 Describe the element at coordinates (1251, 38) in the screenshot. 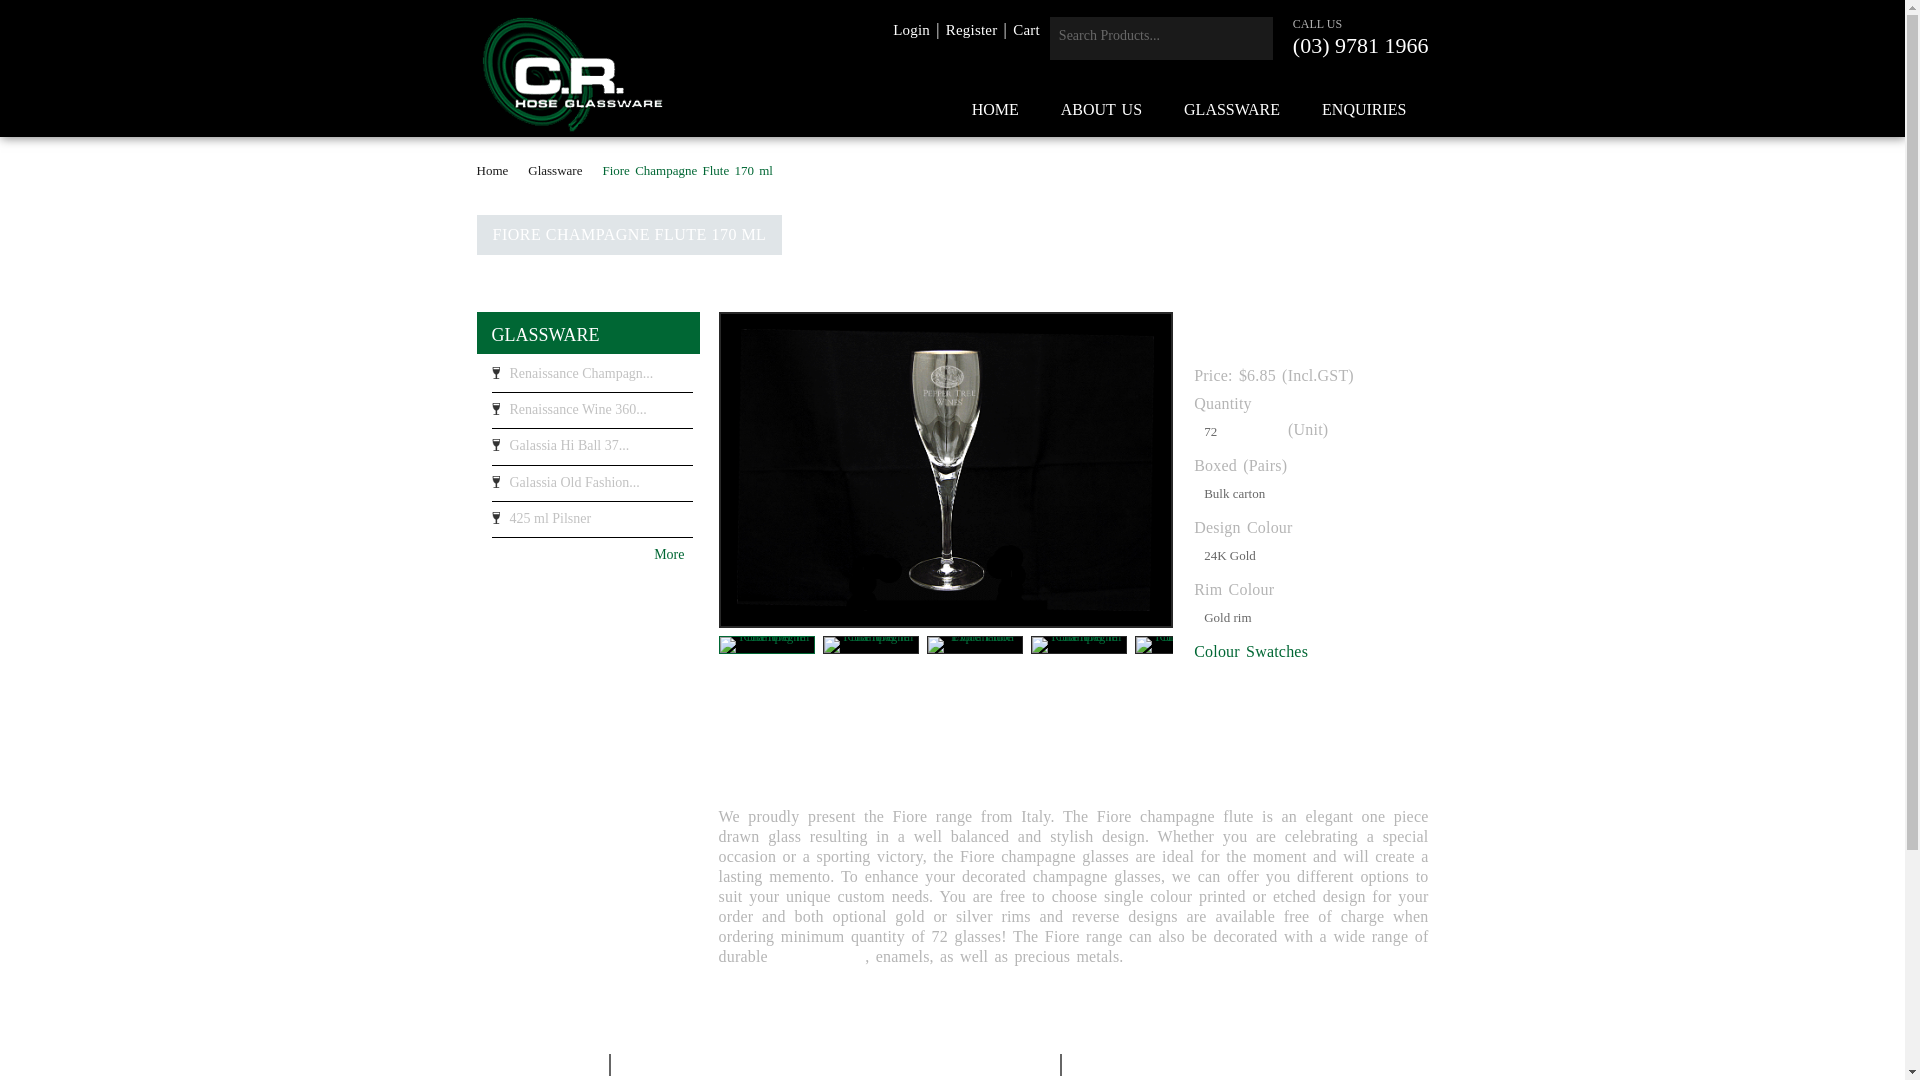

I see `'Search'` at that location.